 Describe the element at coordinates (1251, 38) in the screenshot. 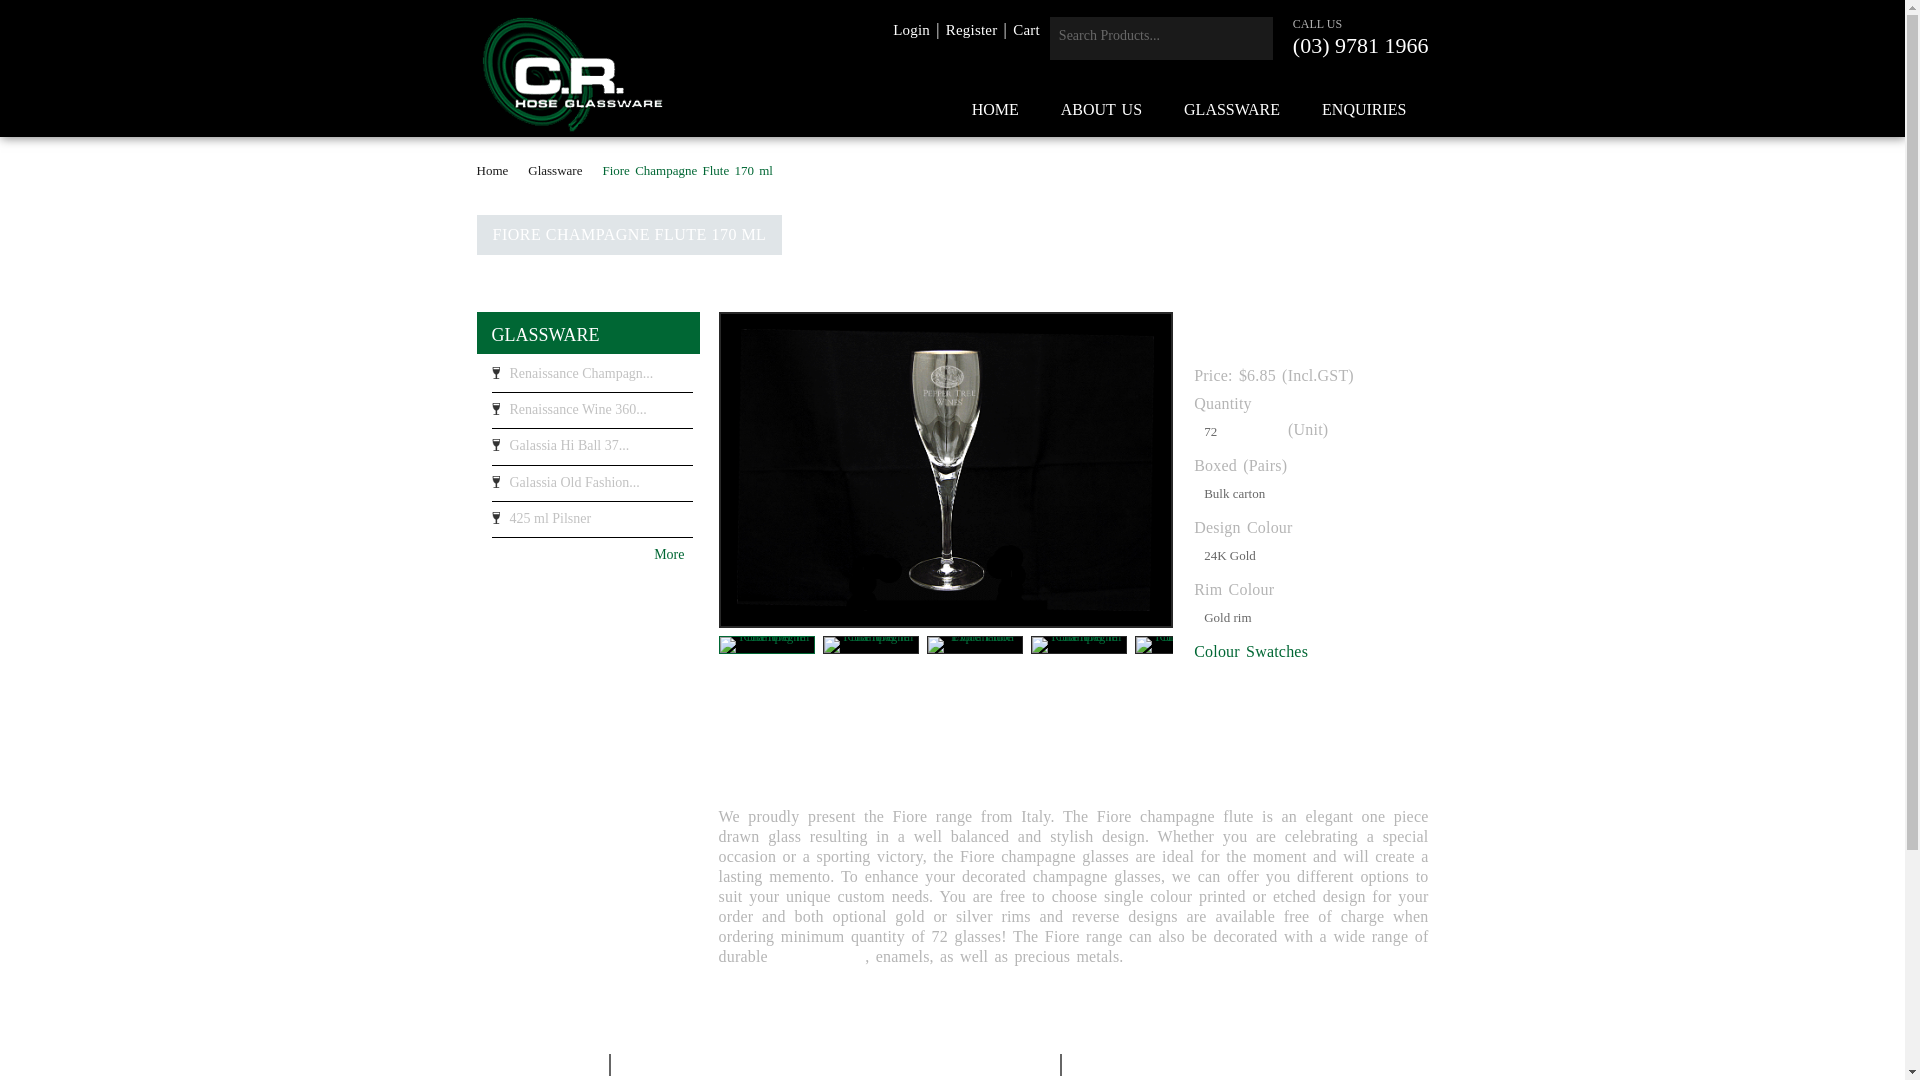

I see `'Search'` at that location.